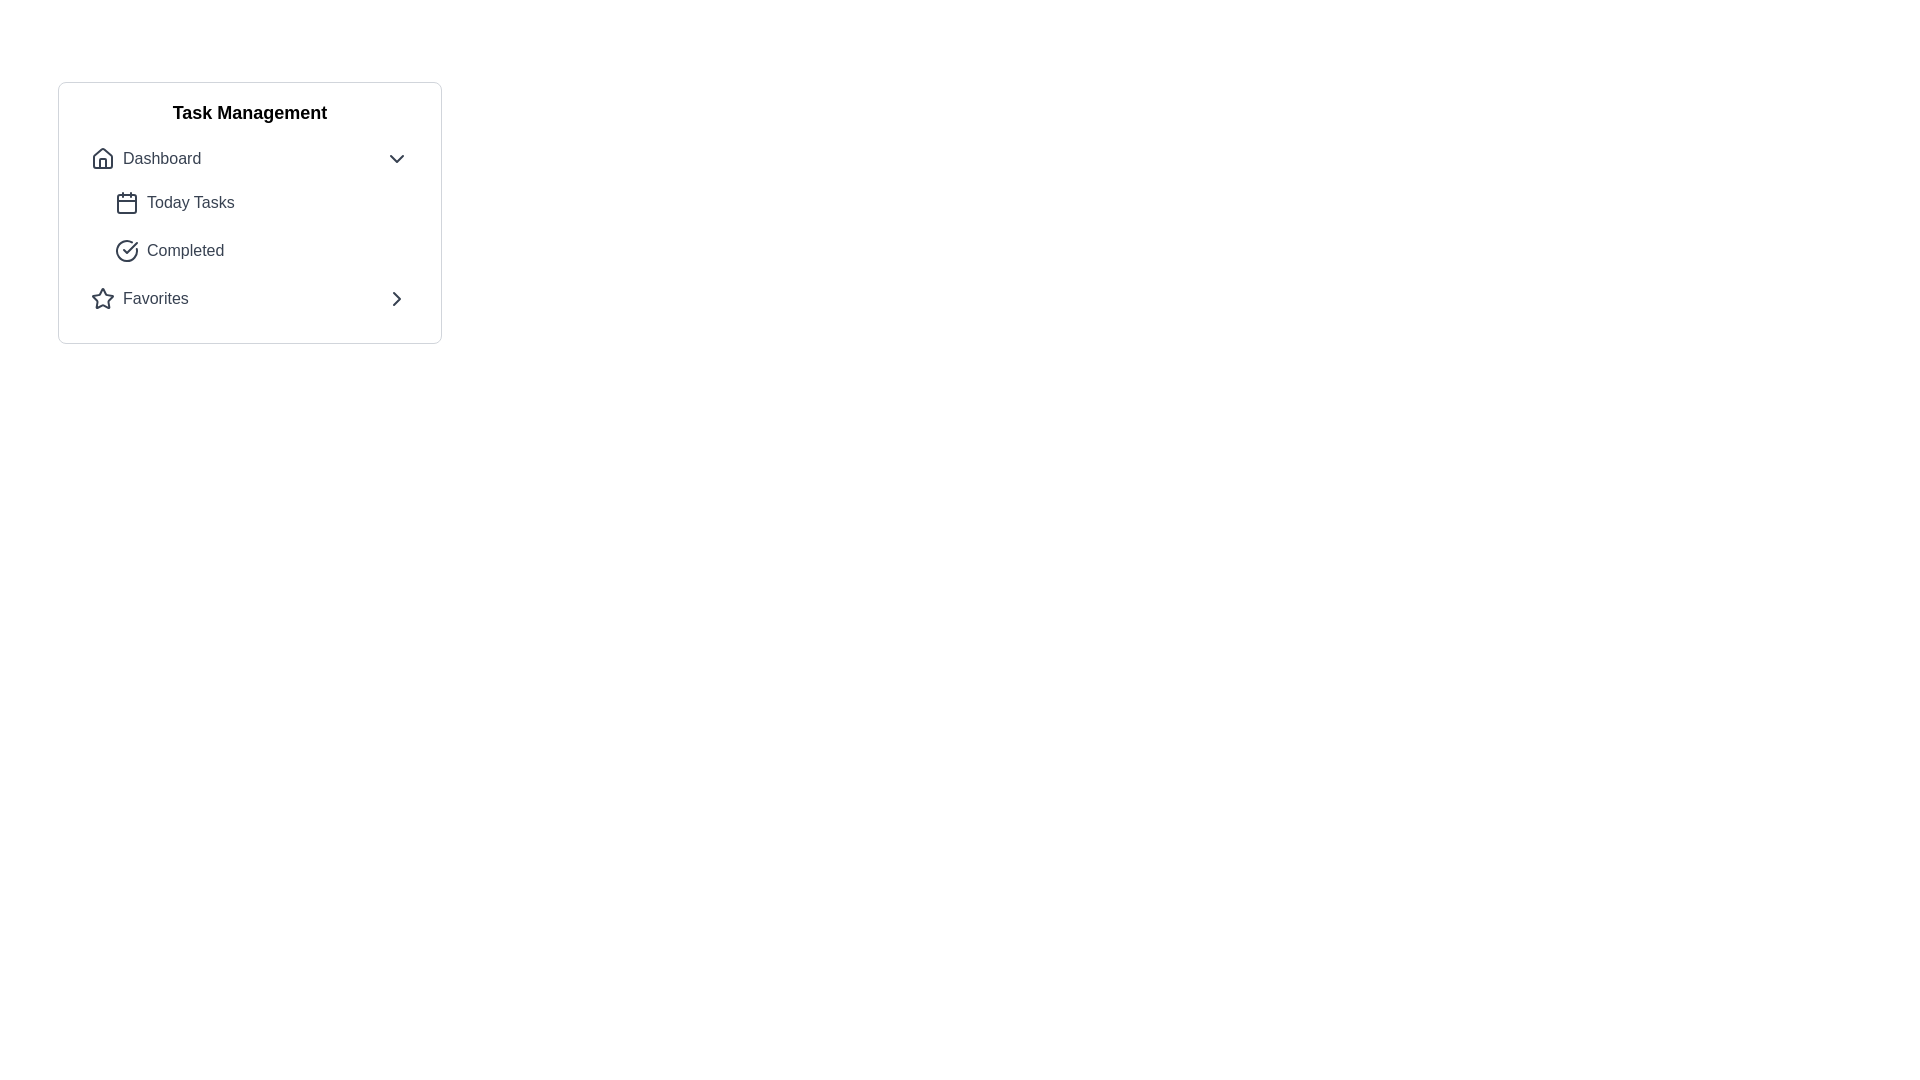  What do you see at coordinates (190, 203) in the screenshot?
I see `the text label that serves as a navigation item for tasks due today, positioned below the 'Dashboard' entry and above the 'Completed' entry, with a calendar icon to its left` at bounding box center [190, 203].